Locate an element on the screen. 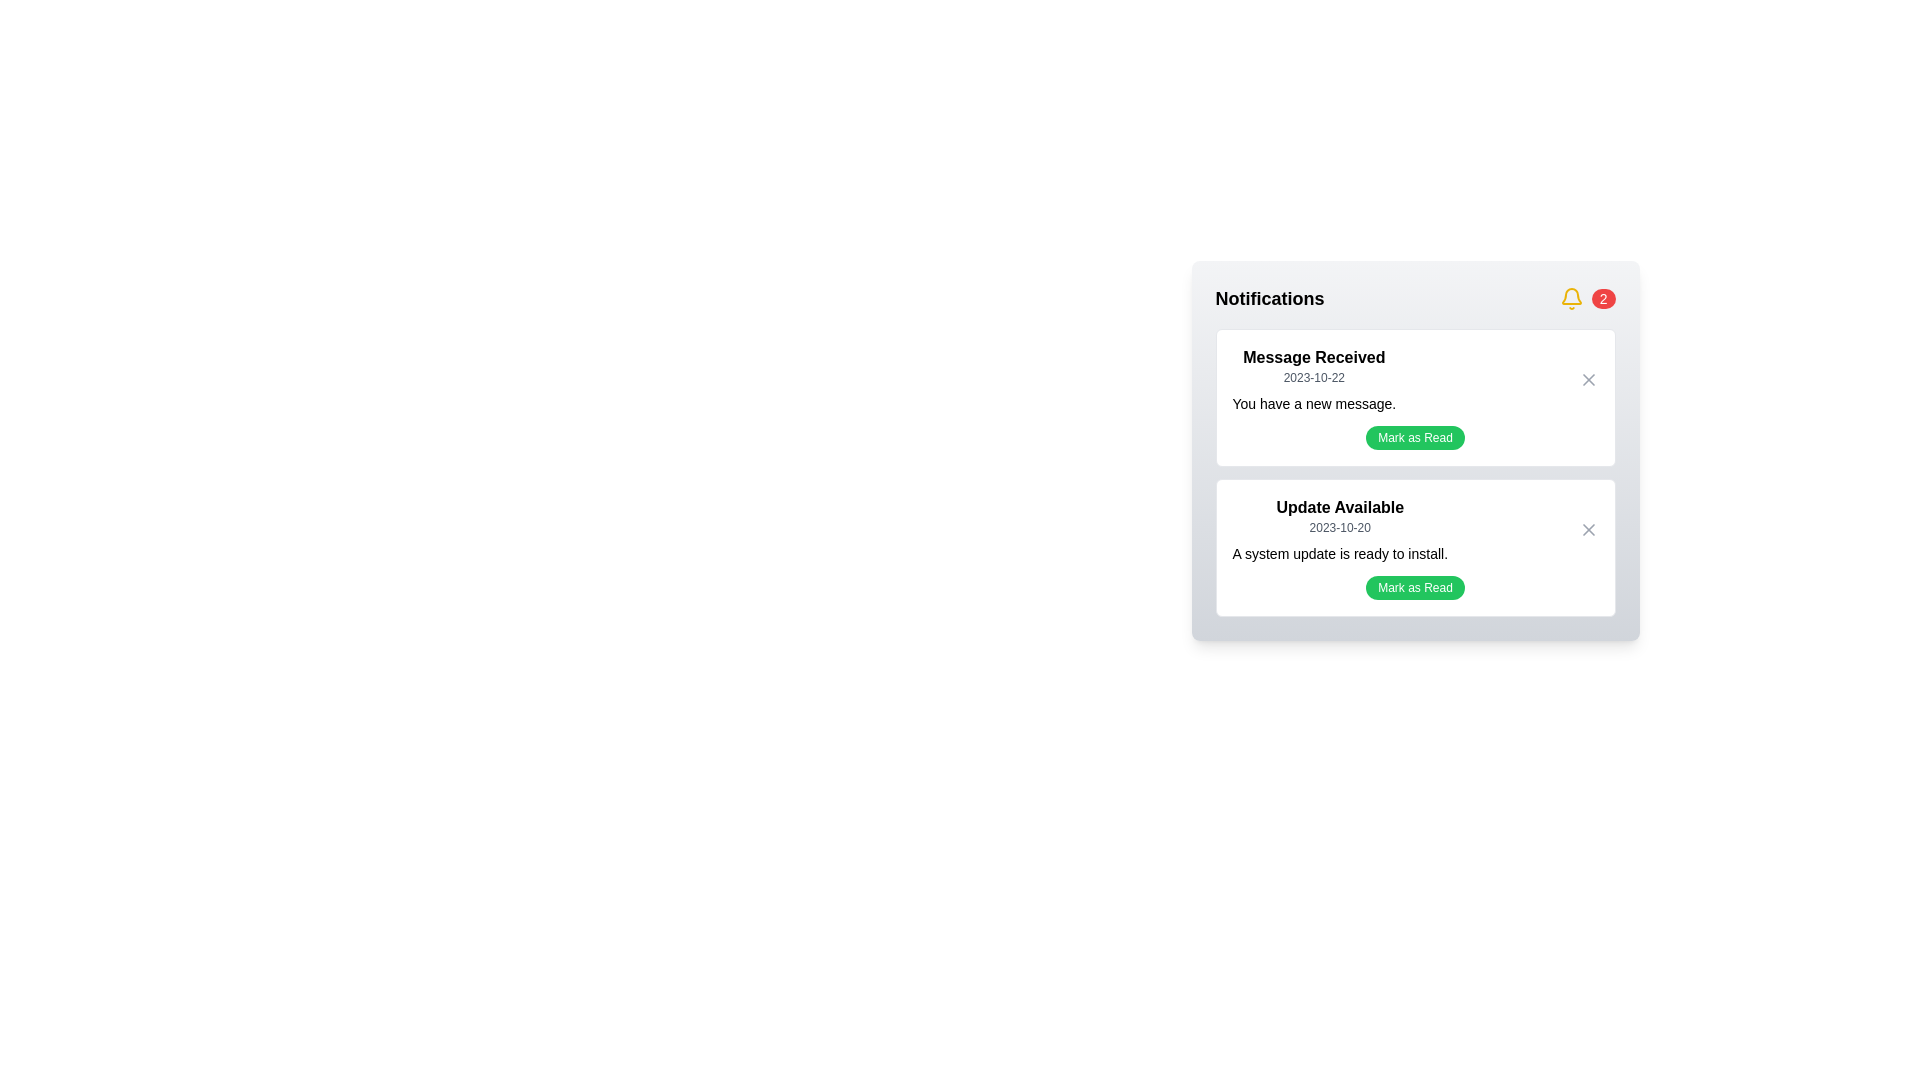 This screenshot has height=1080, width=1920. title text label of the first notification, which is located at the top-left corner of the notification card and serves to summarize the content of the notification in a concise and bold manner is located at coordinates (1314, 357).